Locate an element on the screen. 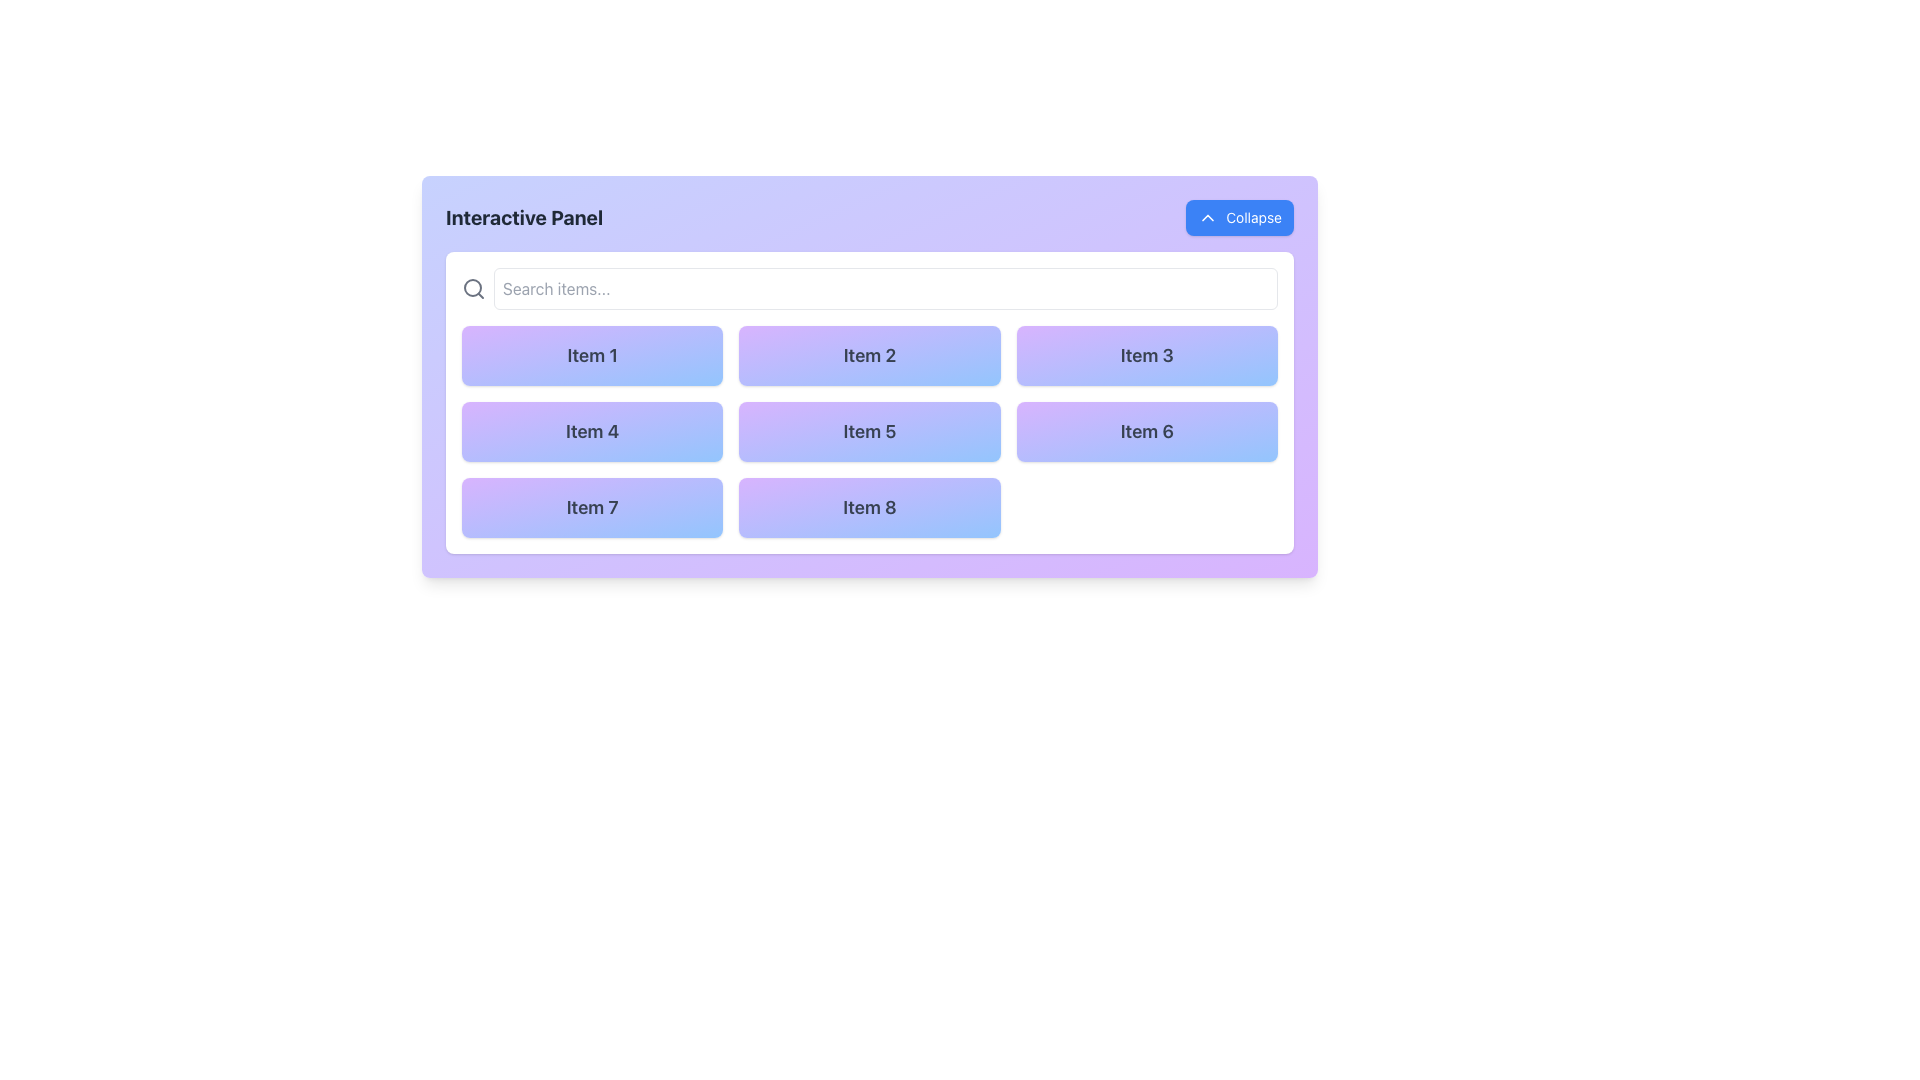  the card or list item component displaying information about 'Item 8', located at the bottom-right corner of the grid layout is located at coordinates (869, 507).